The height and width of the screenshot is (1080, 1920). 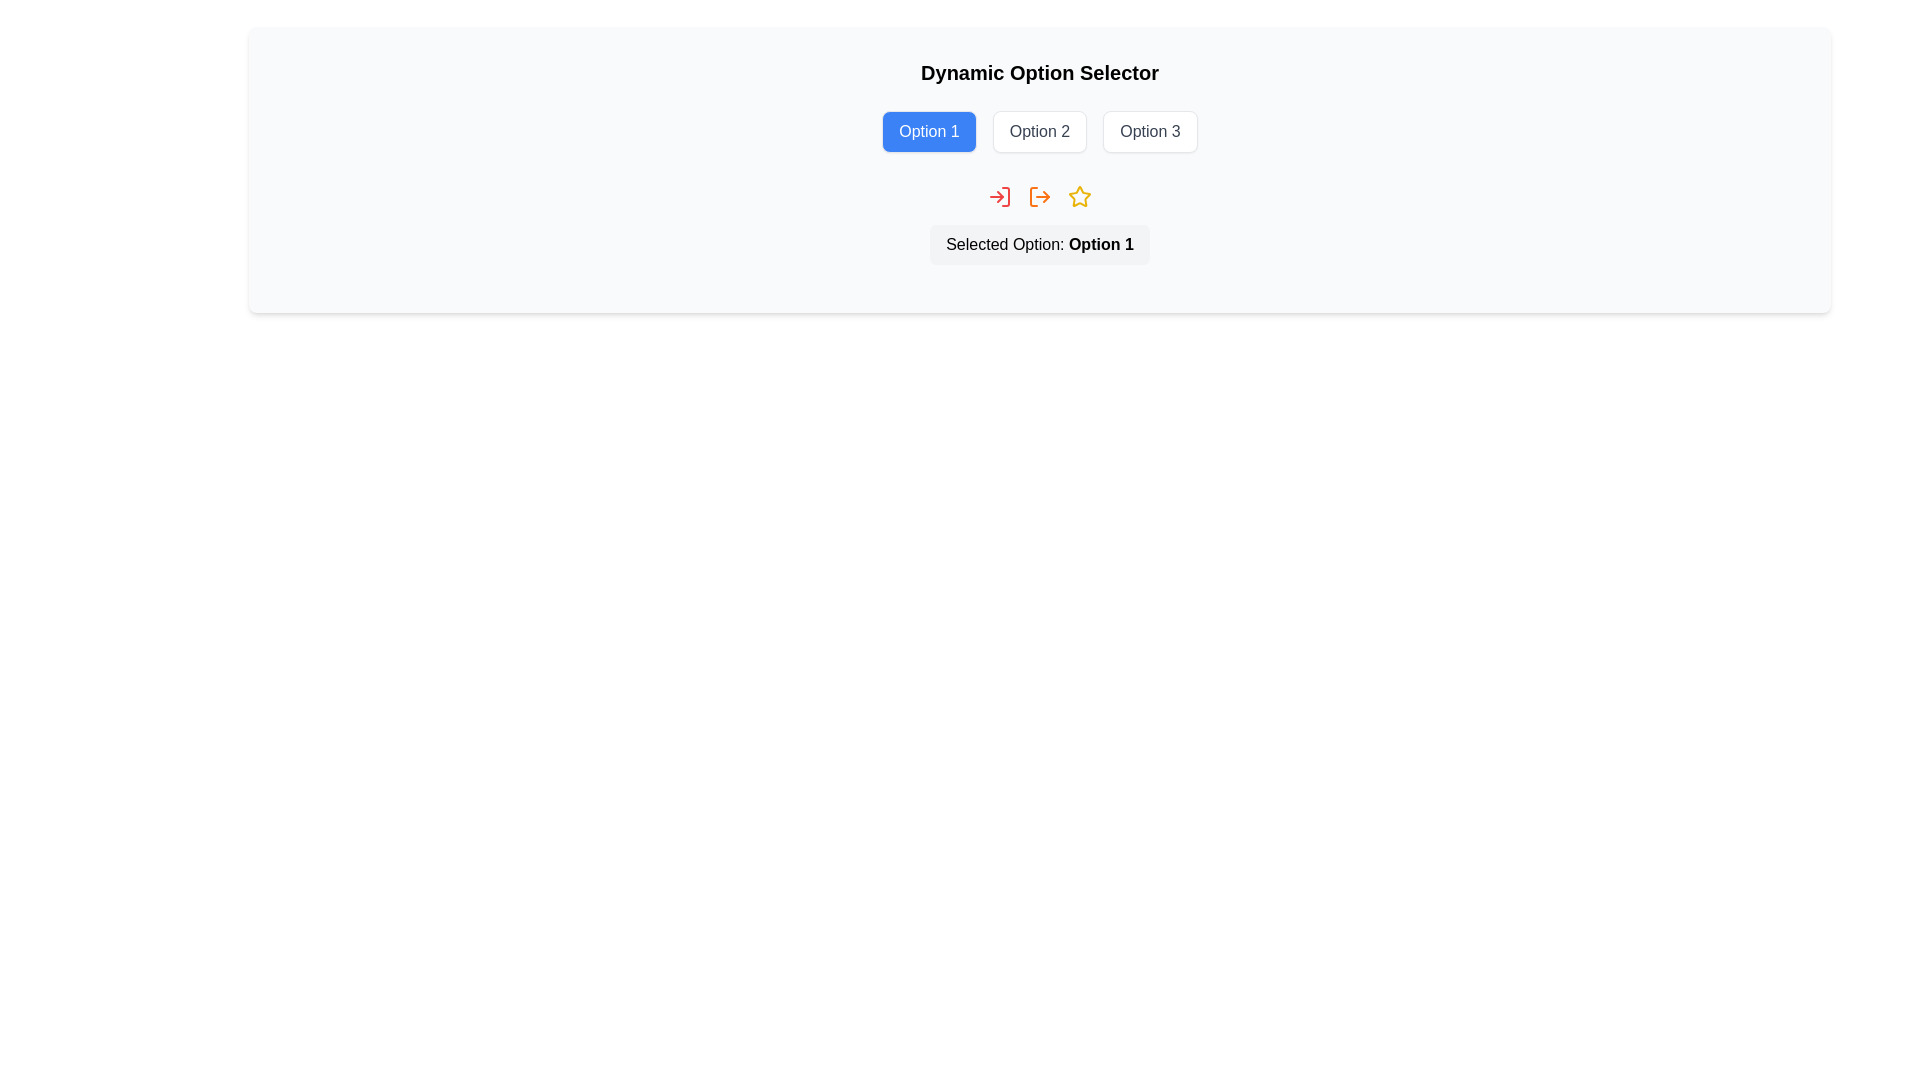 What do you see at coordinates (1100, 243) in the screenshot?
I see `the Text label that indicates the currently selected option, which is located to the right of 'Selected Option:' in the lower part of the active area` at bounding box center [1100, 243].